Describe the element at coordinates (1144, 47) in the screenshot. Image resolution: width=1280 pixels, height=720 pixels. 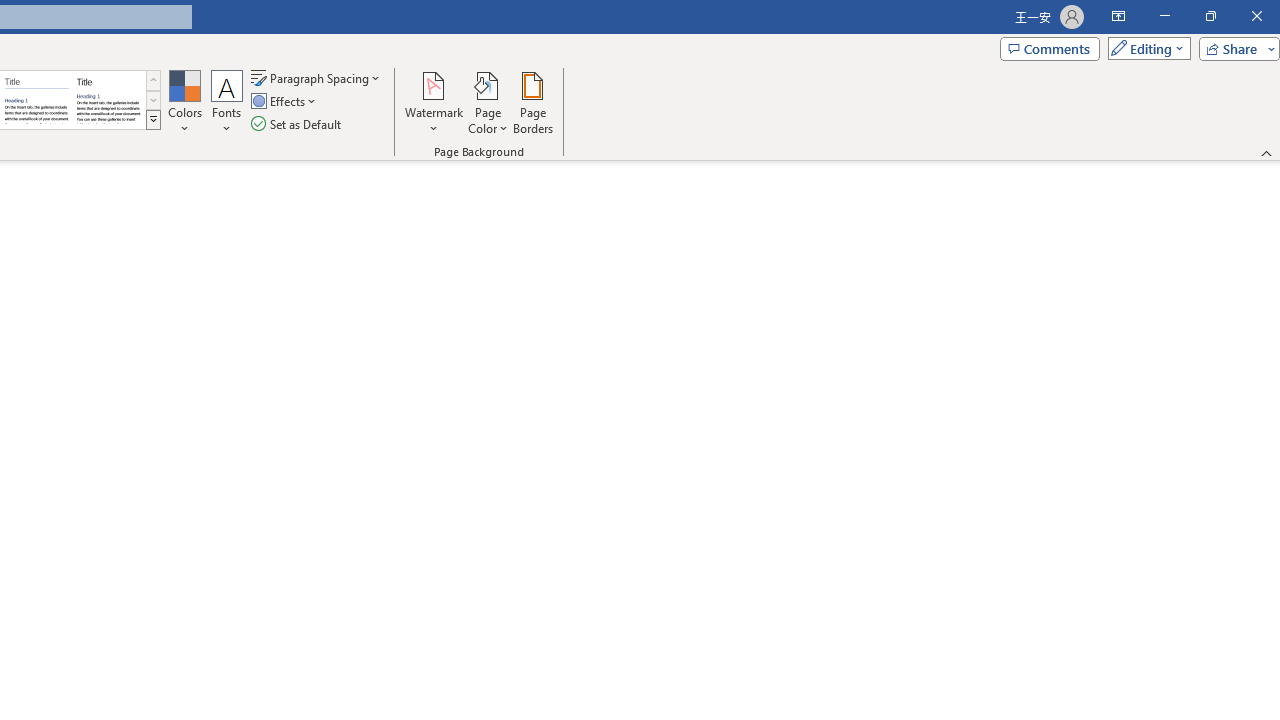
I see `'Editing'` at that location.